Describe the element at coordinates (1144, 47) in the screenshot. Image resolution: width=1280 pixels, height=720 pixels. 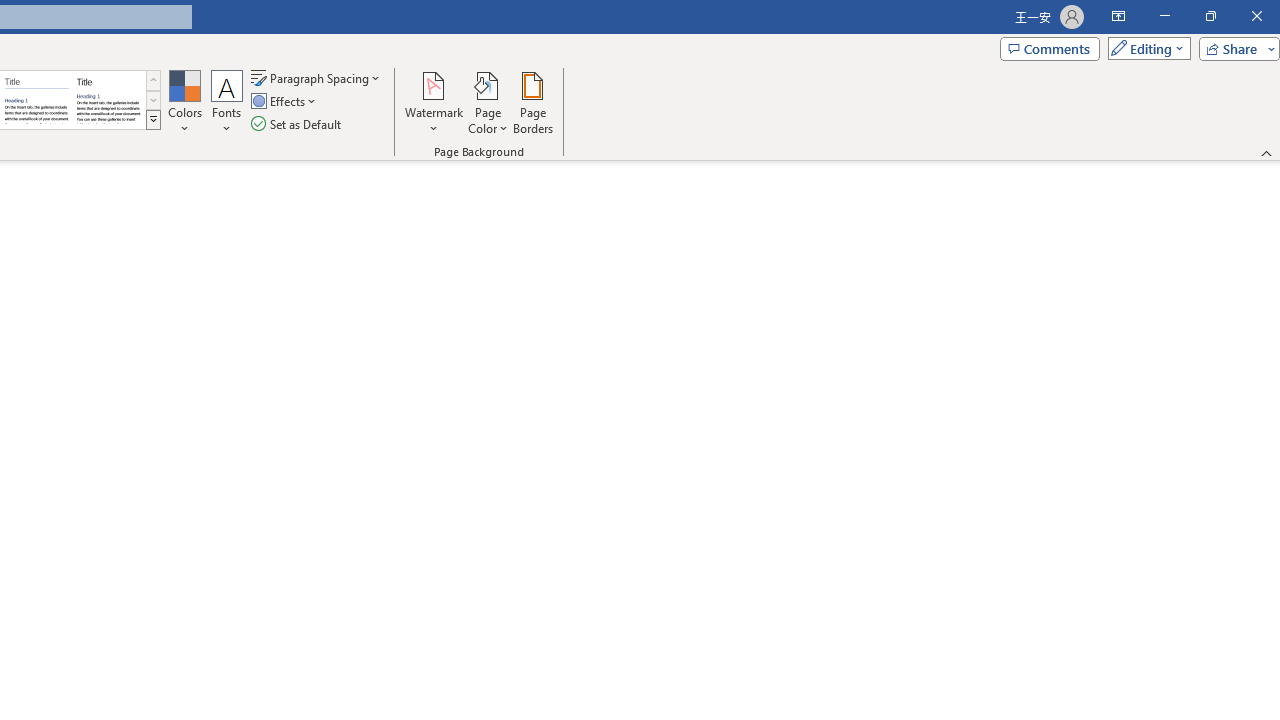
I see `'Editing'` at that location.